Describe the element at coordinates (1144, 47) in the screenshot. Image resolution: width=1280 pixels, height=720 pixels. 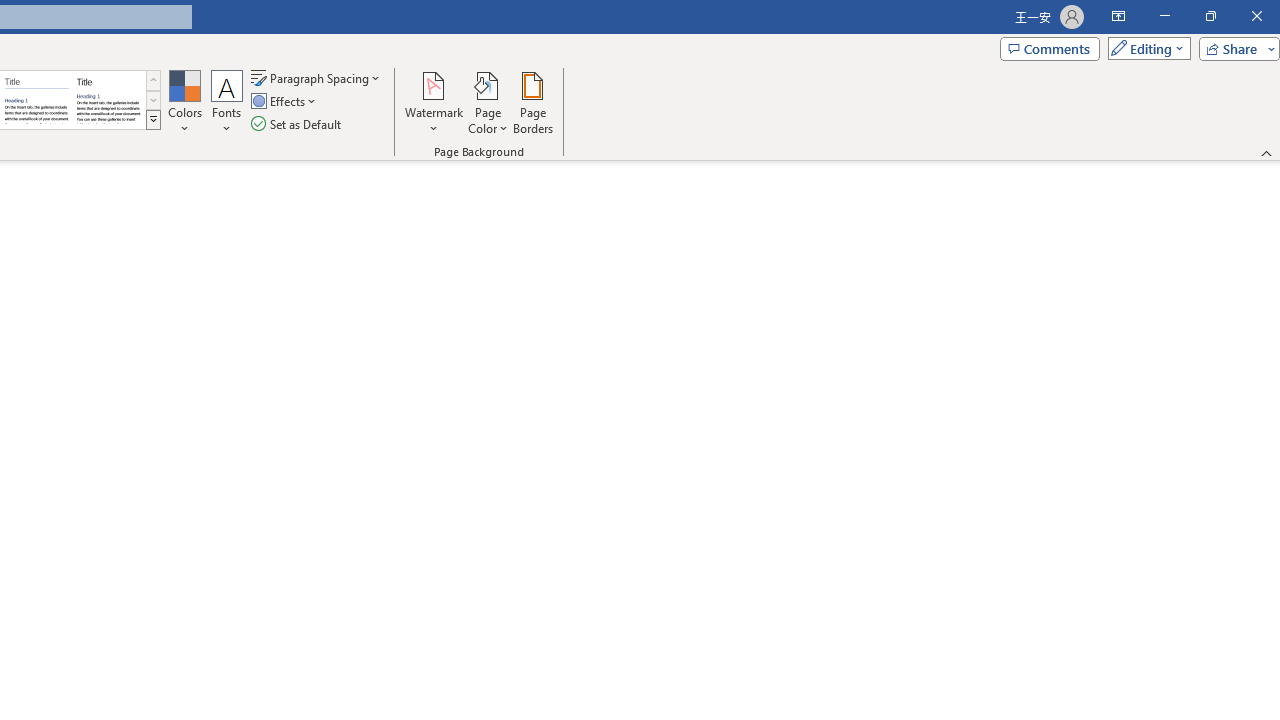
I see `'Editing'` at that location.